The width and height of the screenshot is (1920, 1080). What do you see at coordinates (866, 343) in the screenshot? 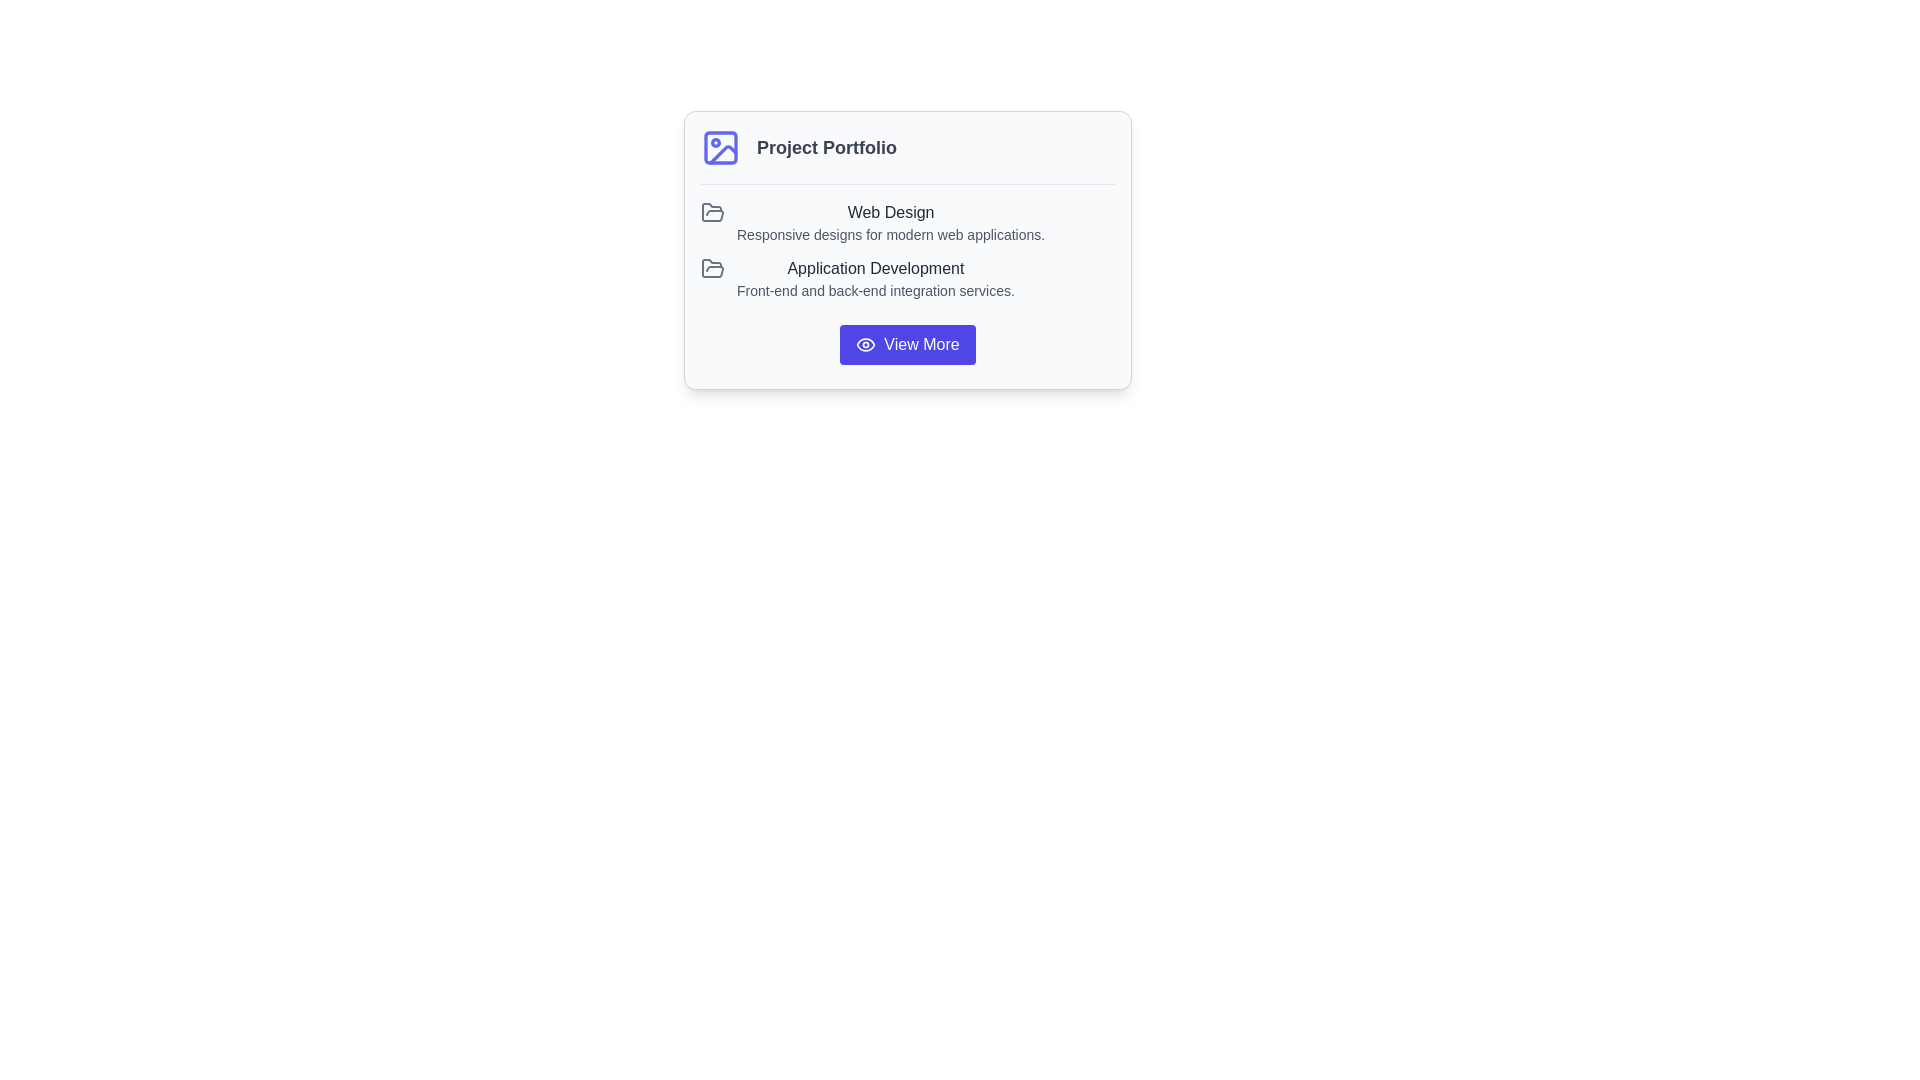
I see `the icon located within the 'View More' button, positioned to the left of the text 'View More' near the lower right corner of the card interface` at bounding box center [866, 343].